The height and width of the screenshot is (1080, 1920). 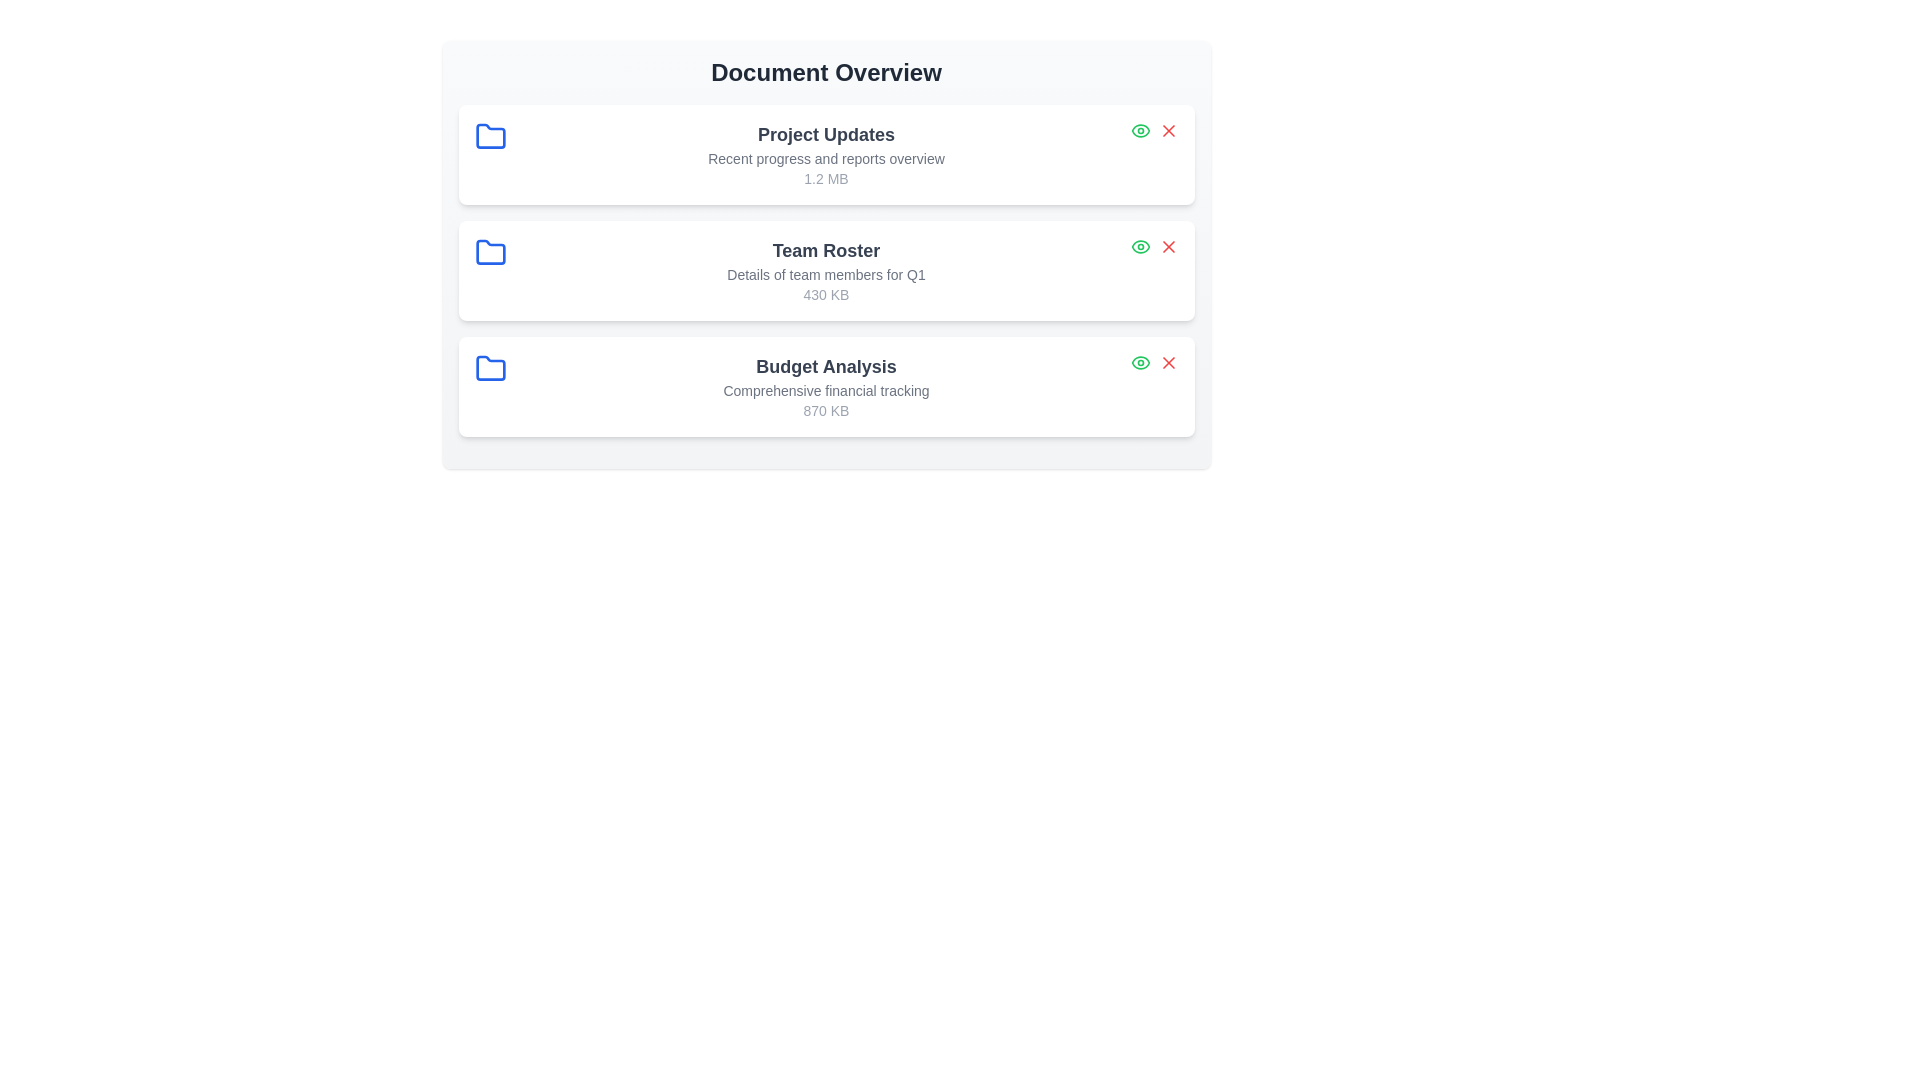 What do you see at coordinates (826, 386) in the screenshot?
I see `the item Budget Analysis to activate its hover state` at bounding box center [826, 386].